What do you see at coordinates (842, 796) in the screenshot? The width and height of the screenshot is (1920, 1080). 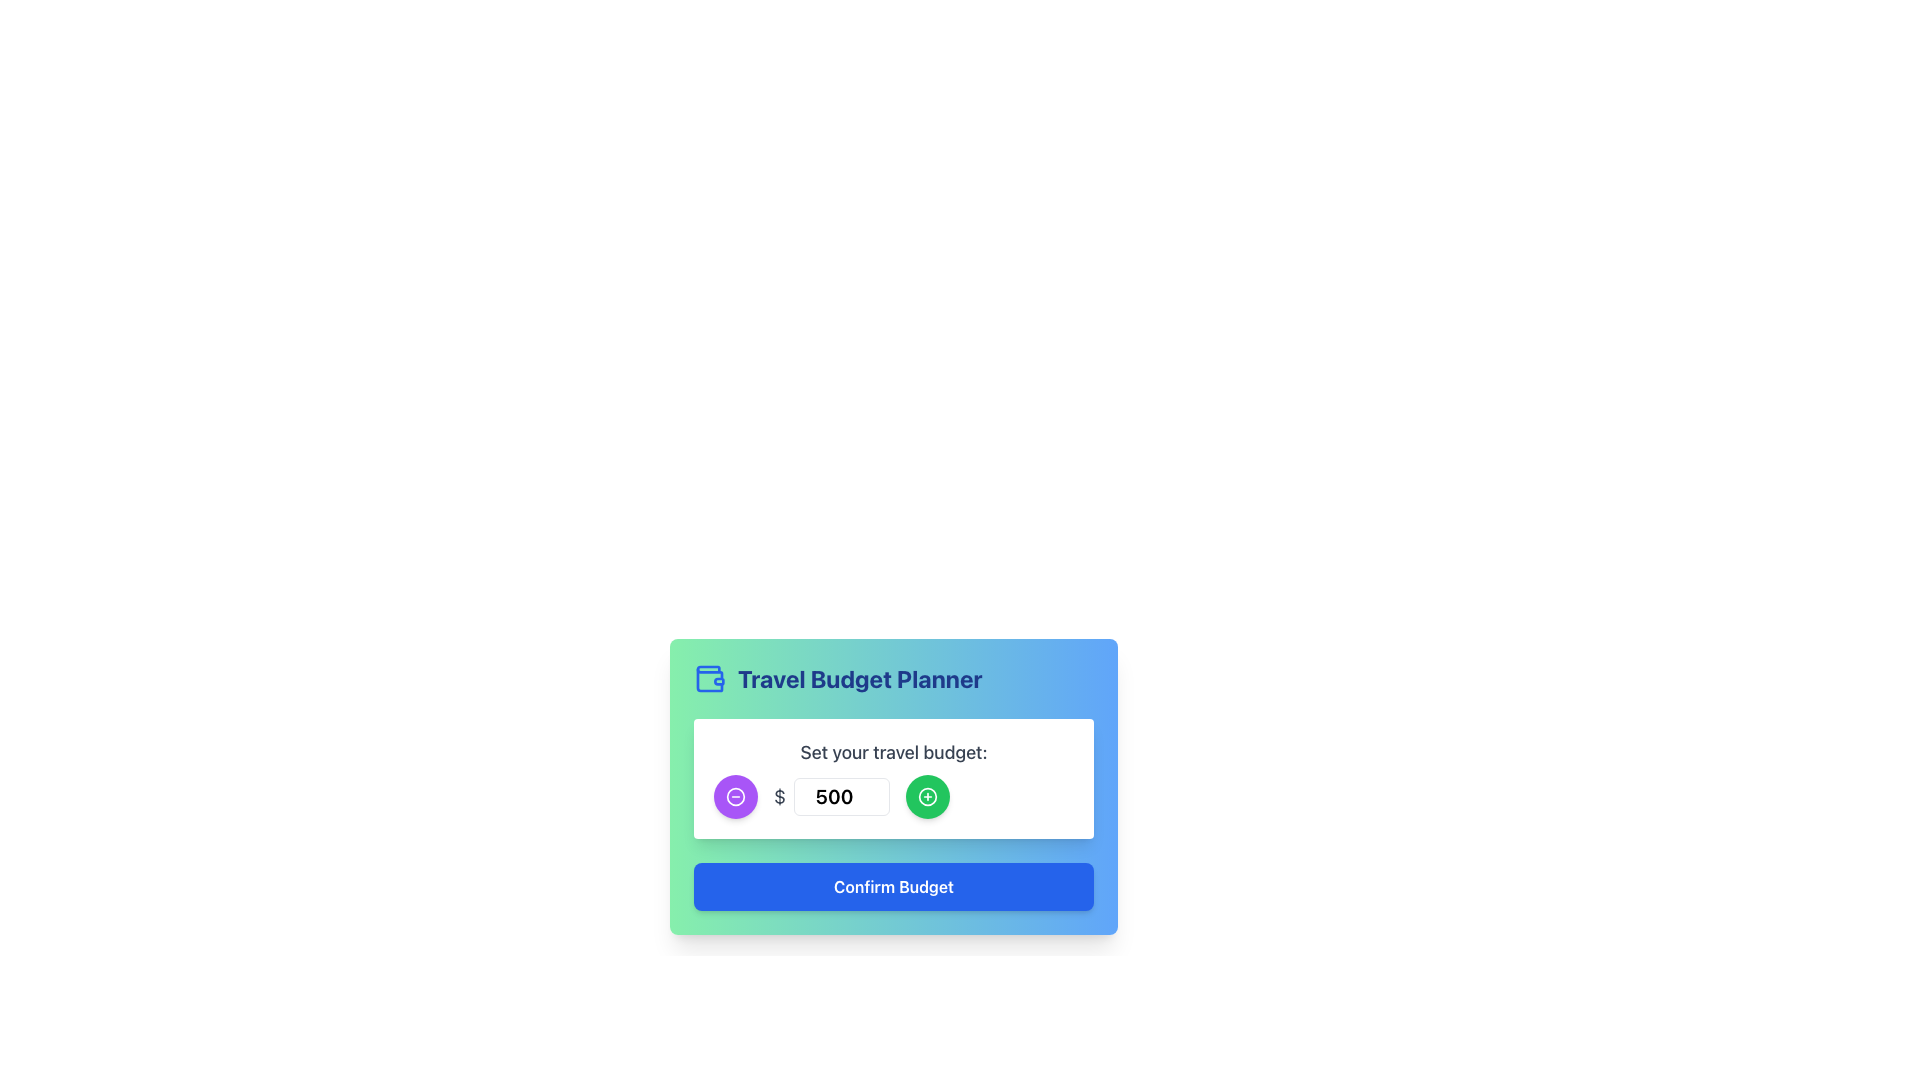 I see `the editable input field for the travel budget, positioned between a dollar sign and a green plus icon, to focus and edit the value` at bounding box center [842, 796].